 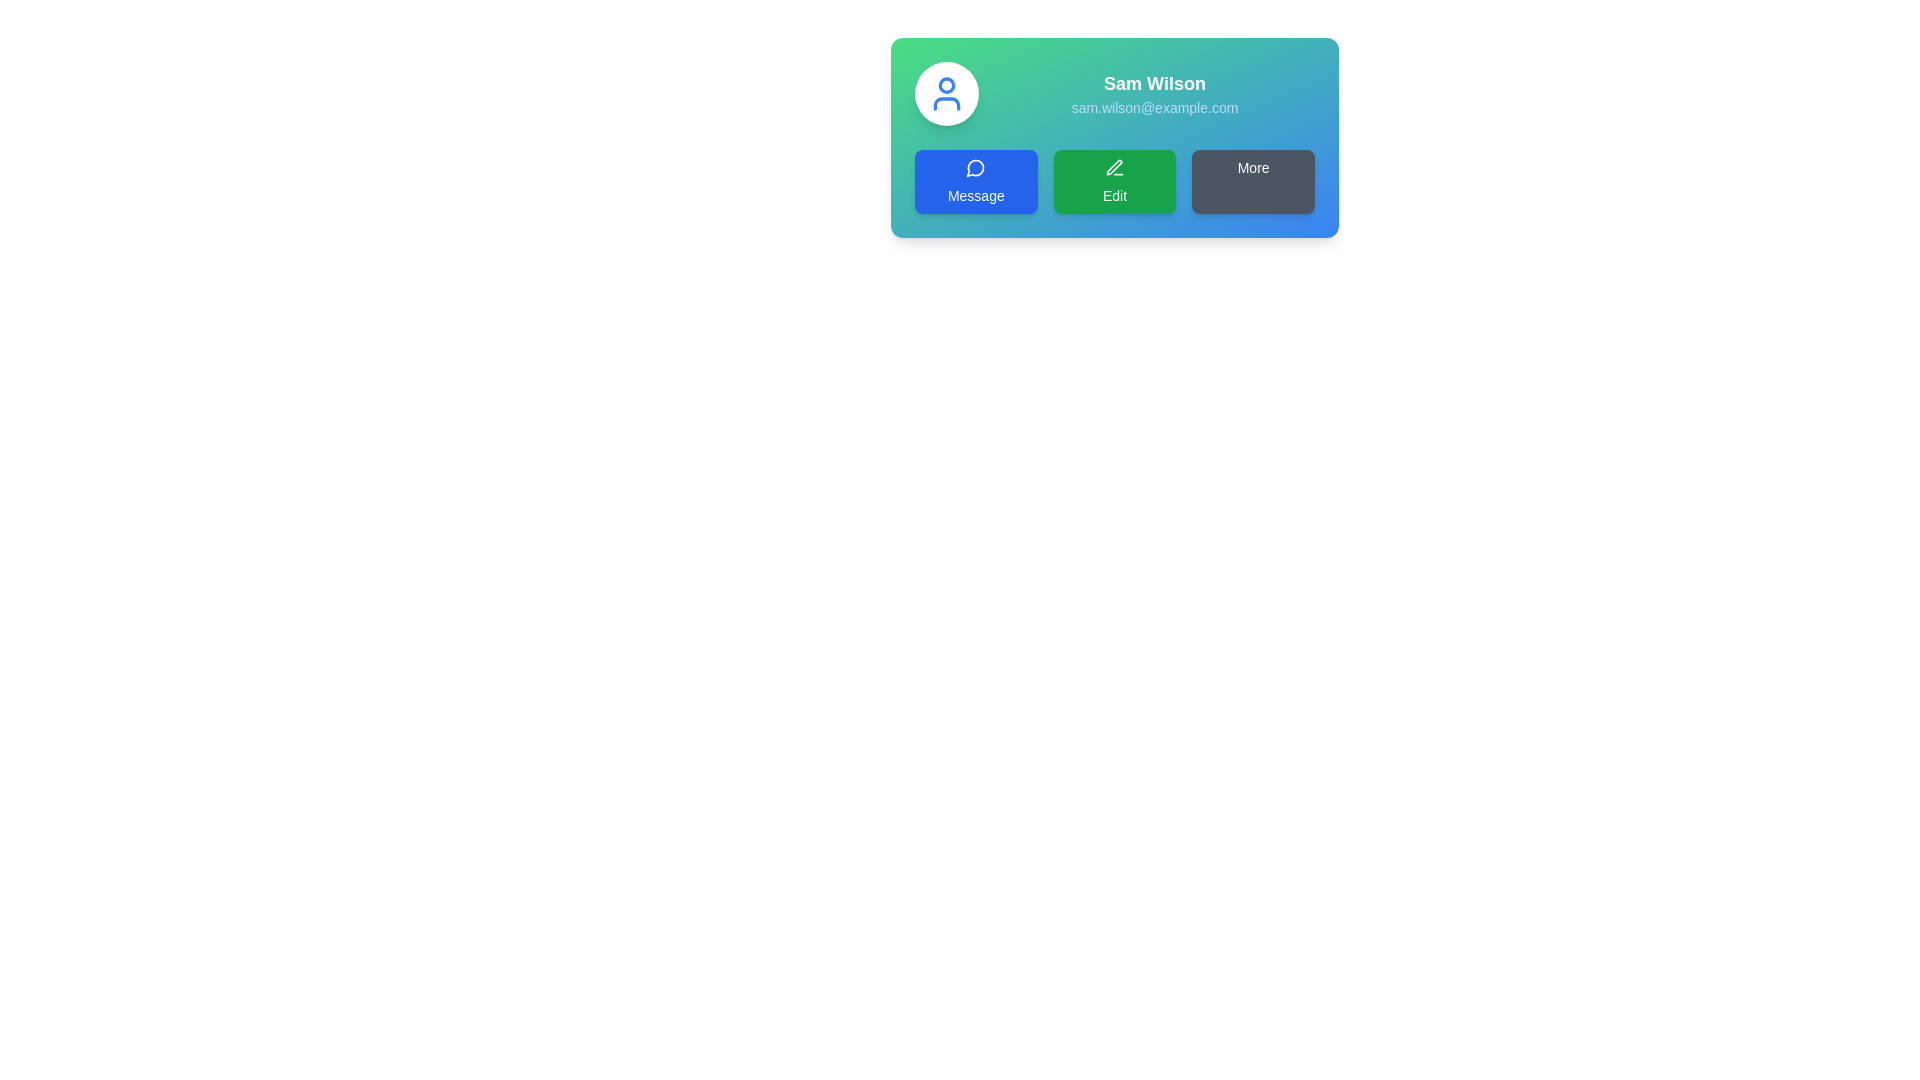 I want to click on the human profile icon with blue lines in a white circular area, so click(x=945, y=93).